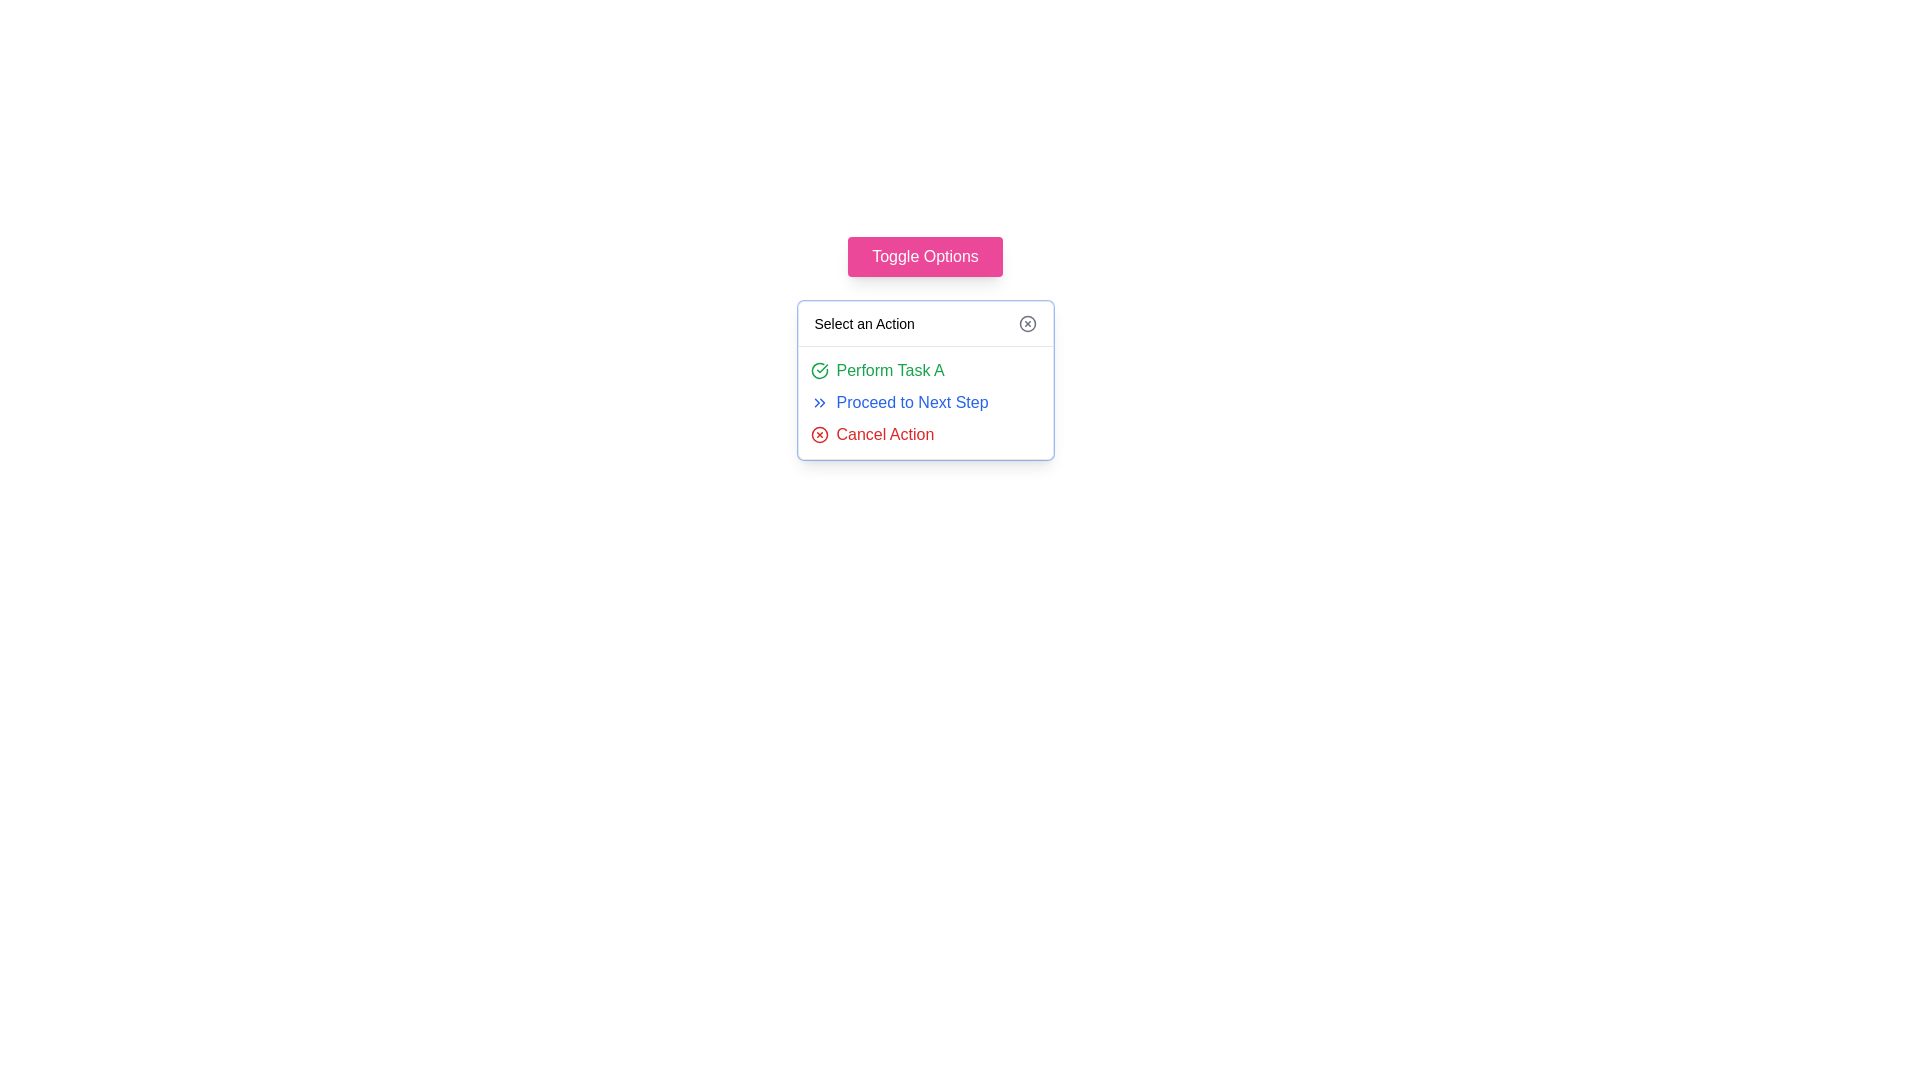 The width and height of the screenshot is (1920, 1080). Describe the element at coordinates (1027, 323) in the screenshot. I see `the circular outline element that is part of the cancel or close action icon, located at the far right of the header labeled 'Select an Action'` at that location.